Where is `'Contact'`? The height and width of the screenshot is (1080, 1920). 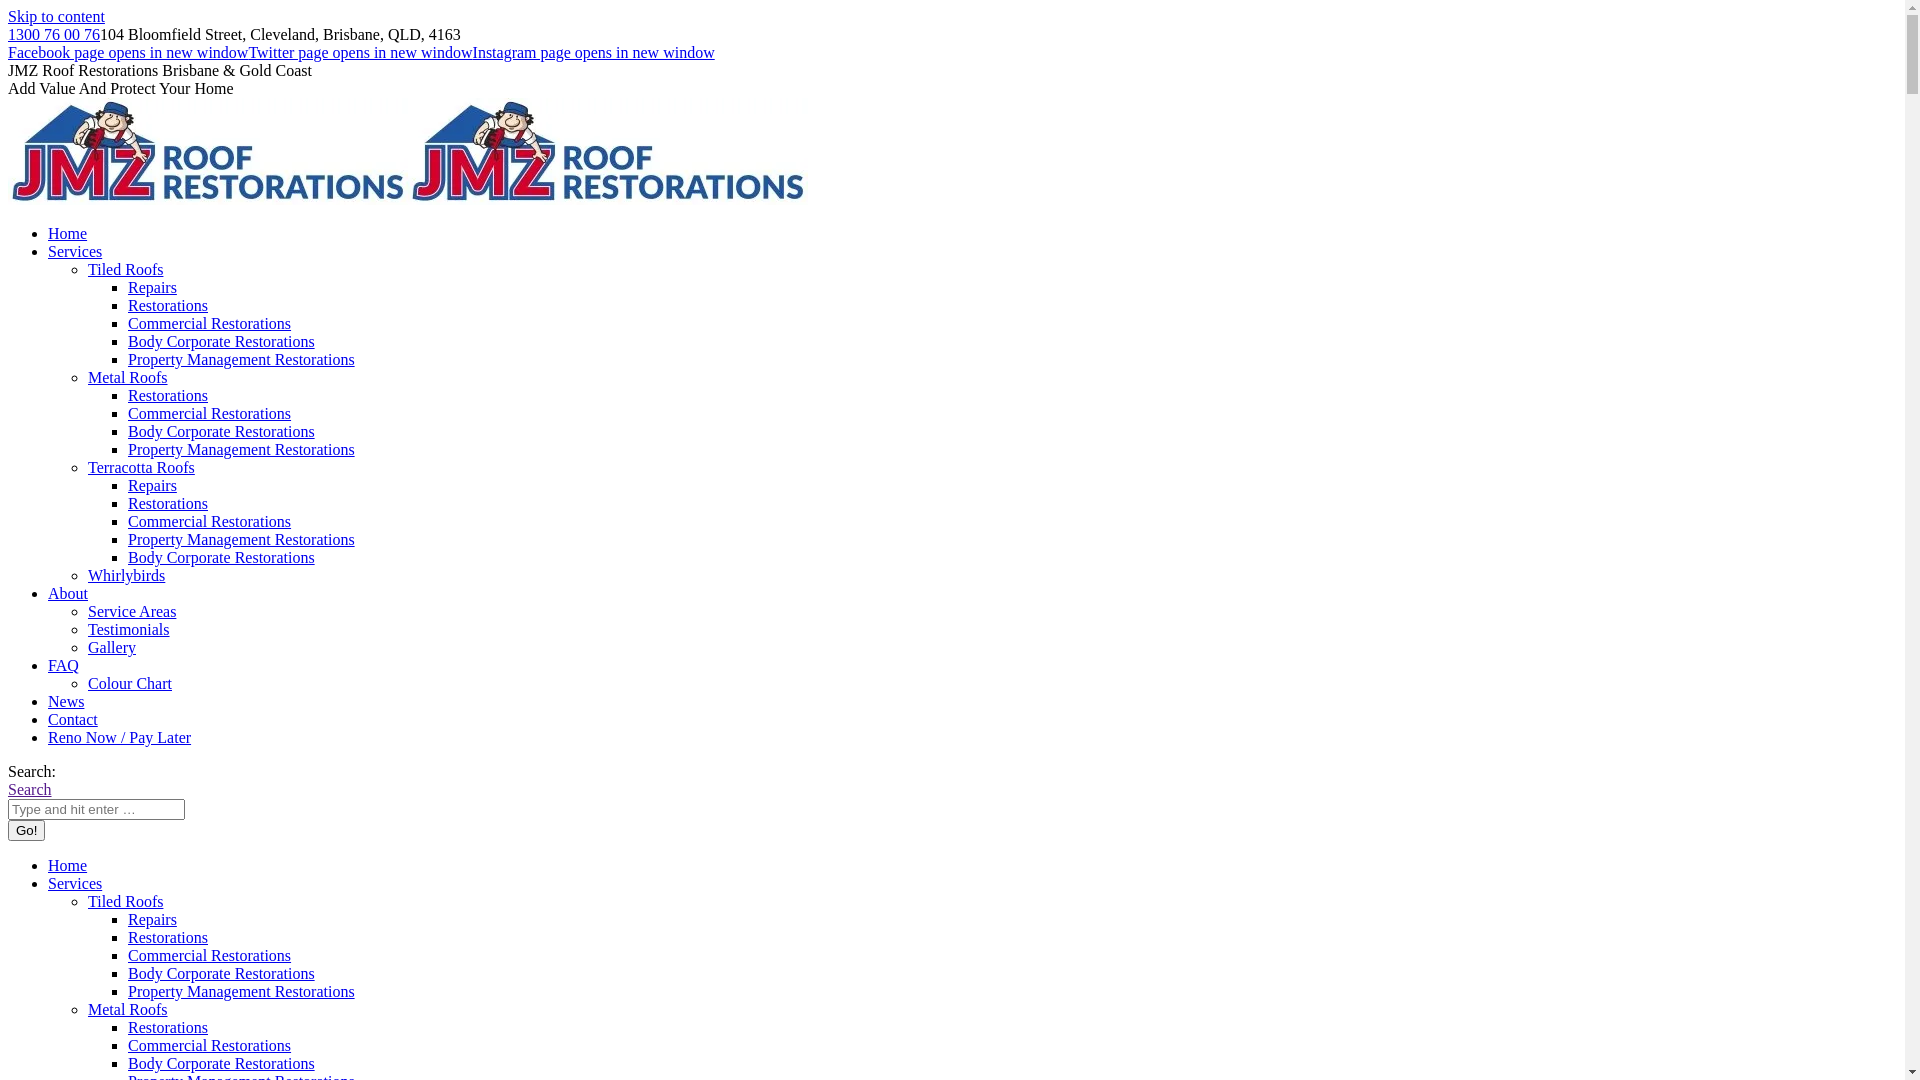
'Contact' is located at coordinates (72, 718).